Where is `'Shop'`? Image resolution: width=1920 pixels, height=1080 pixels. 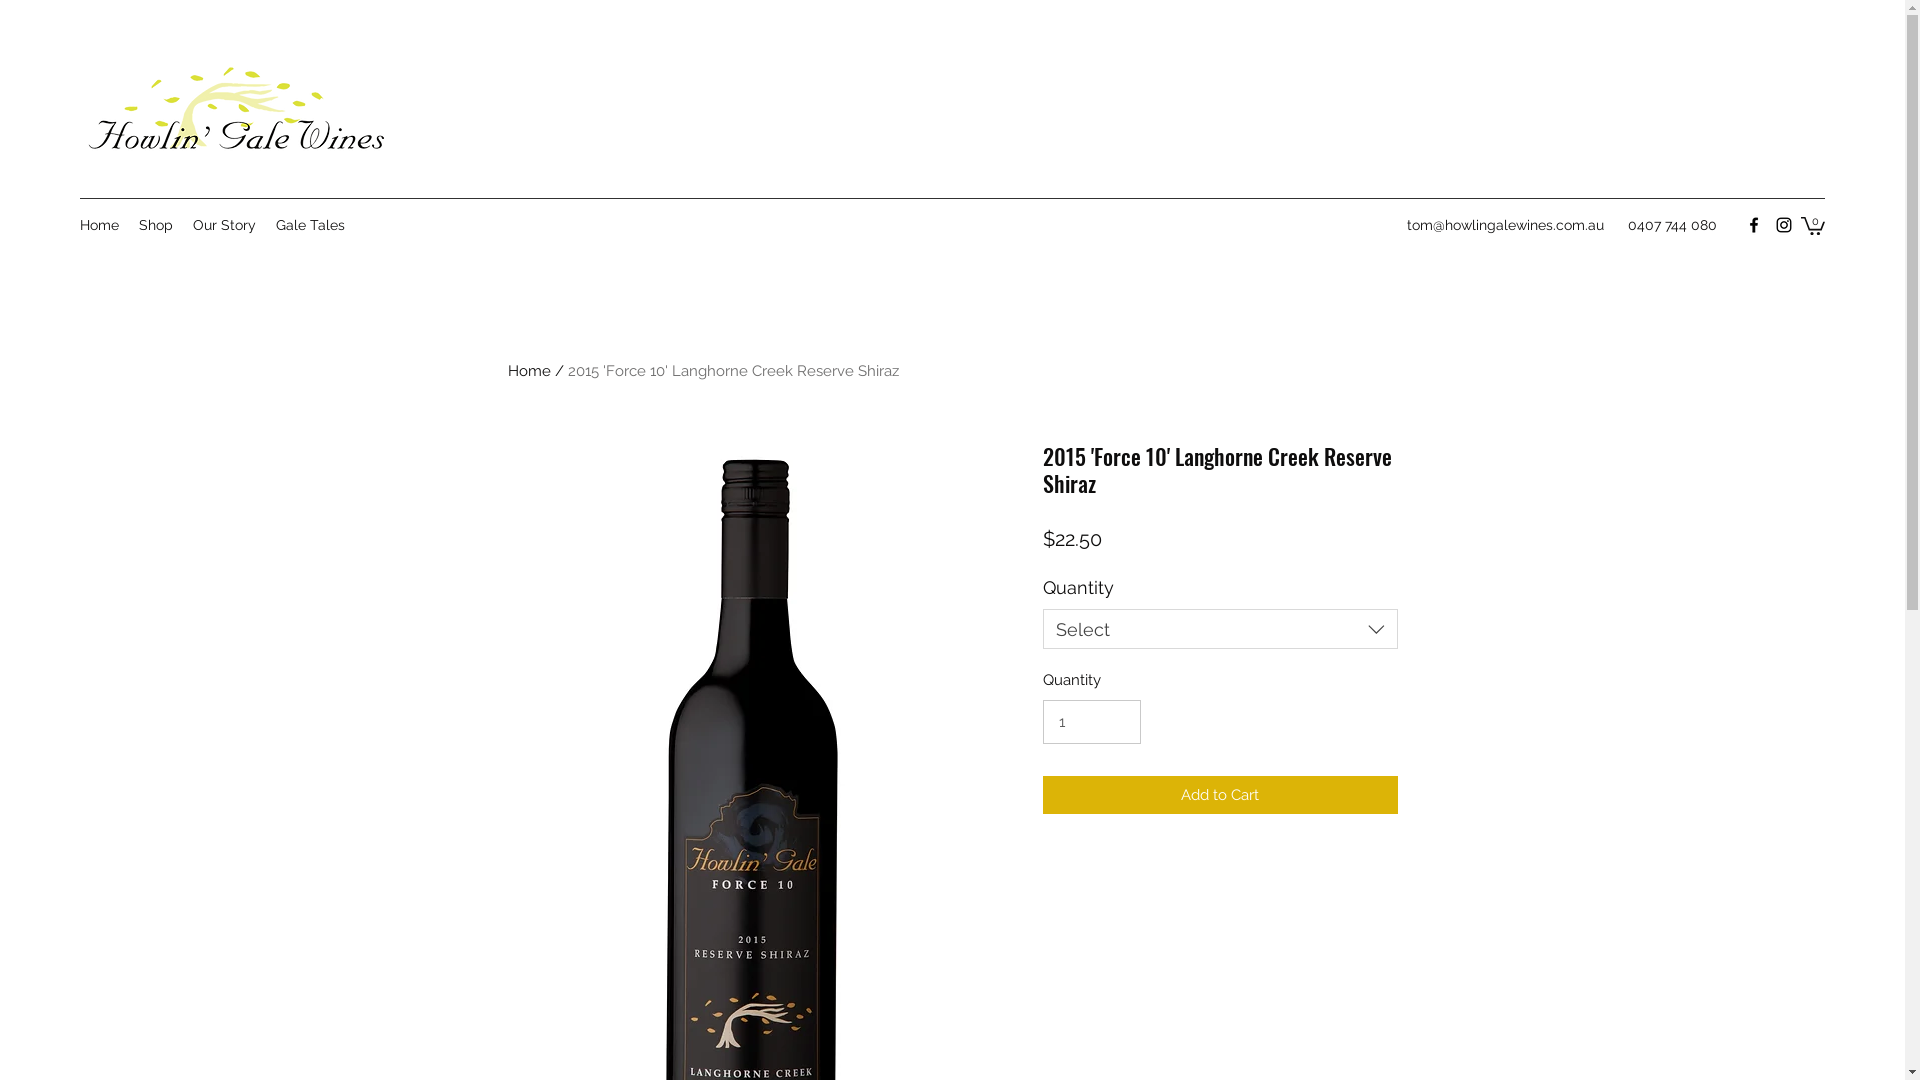 'Shop' is located at coordinates (154, 224).